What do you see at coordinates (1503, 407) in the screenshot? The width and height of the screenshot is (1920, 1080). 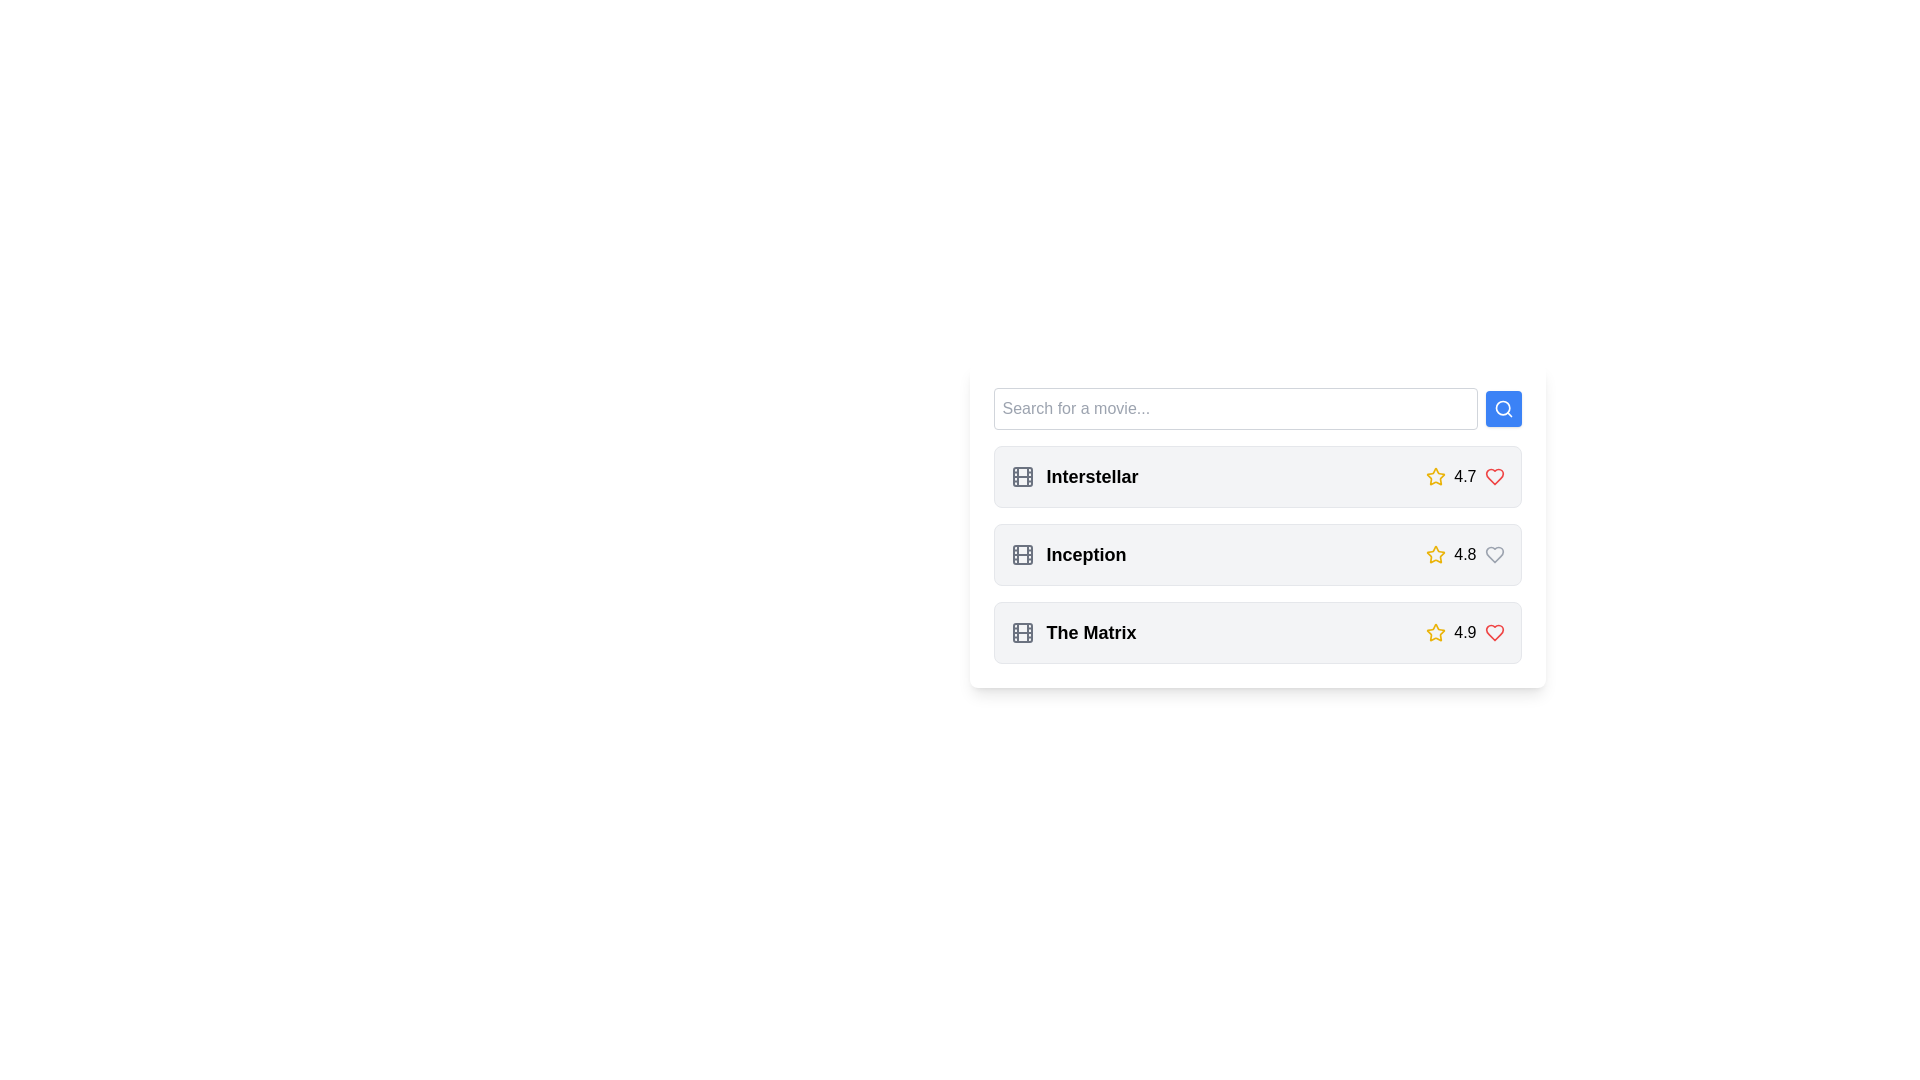 I see `the magnifying glass icon, which is styled with a blue background and white stroke, located centrally in a blue rounded button on the right side of the search input field to initiate a search` at bounding box center [1503, 407].